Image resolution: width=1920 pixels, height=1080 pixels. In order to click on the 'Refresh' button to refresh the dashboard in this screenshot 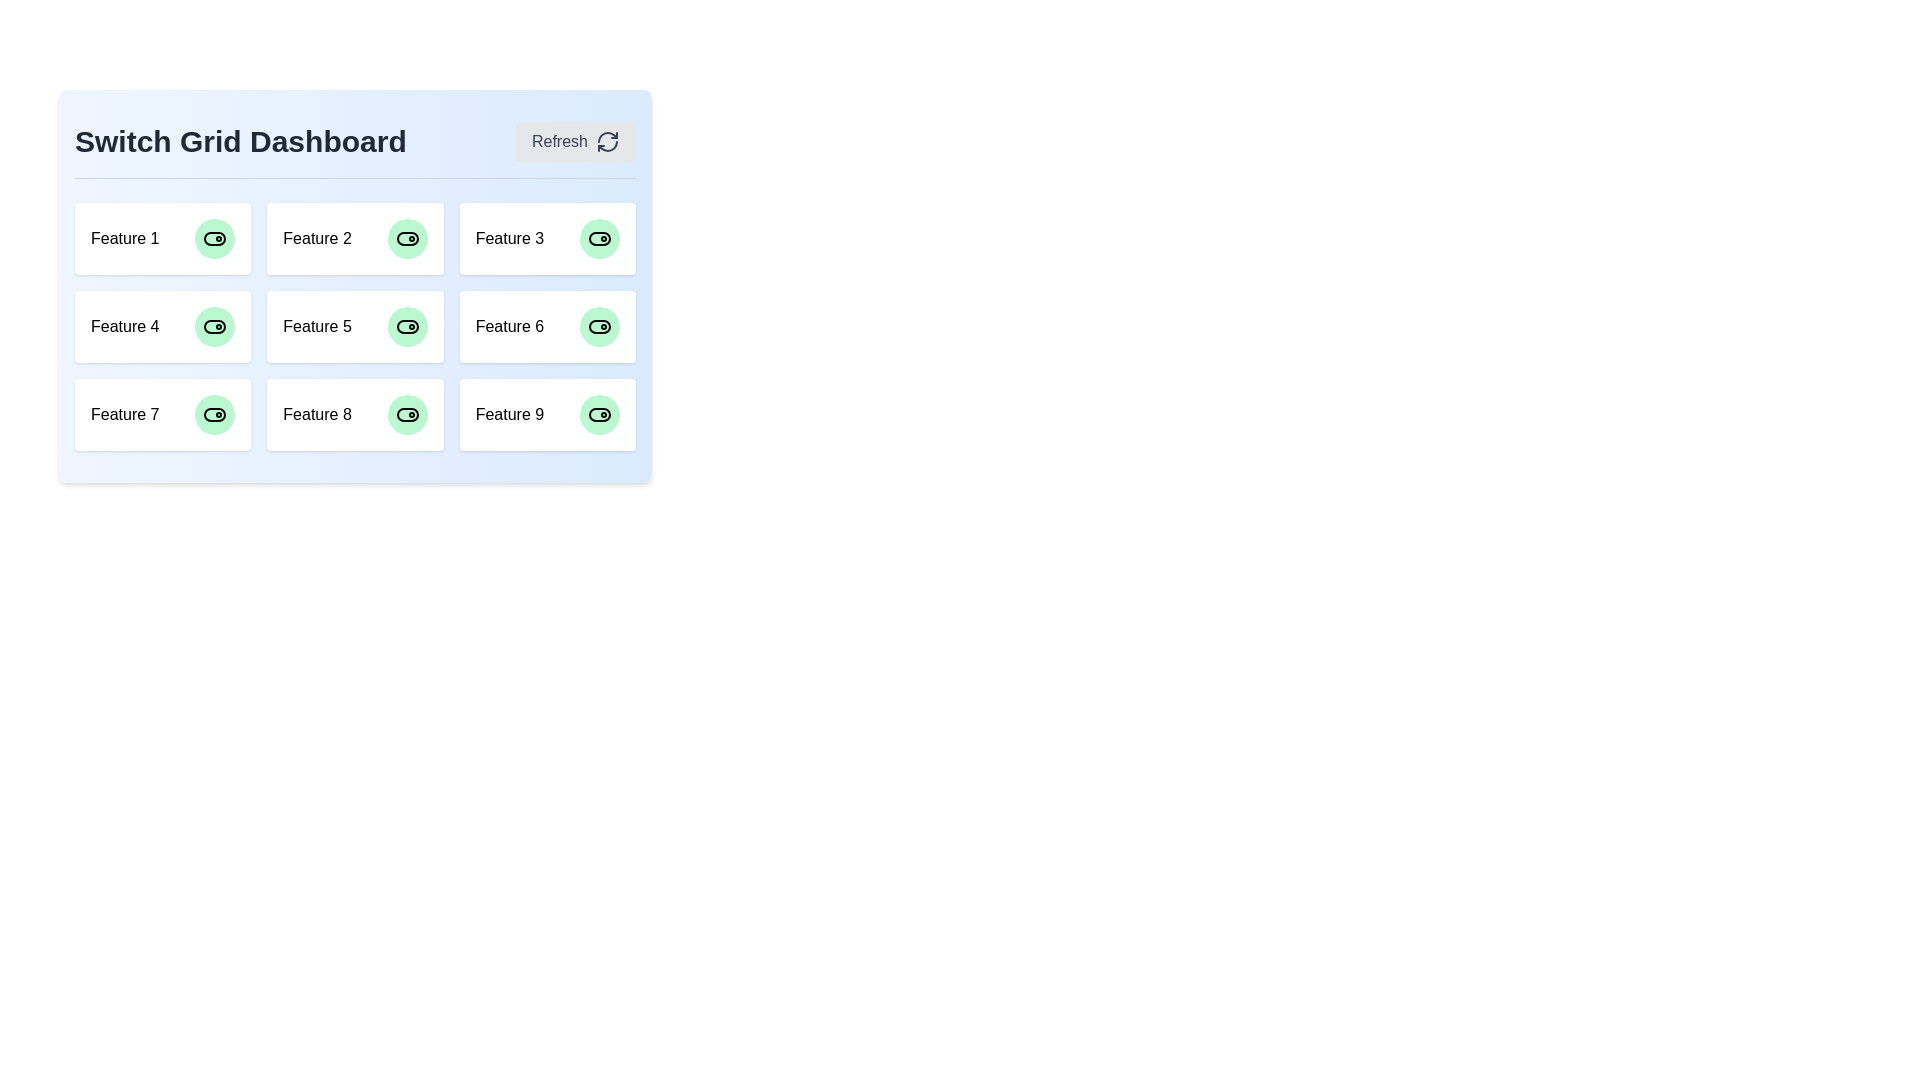, I will do `click(575, 141)`.